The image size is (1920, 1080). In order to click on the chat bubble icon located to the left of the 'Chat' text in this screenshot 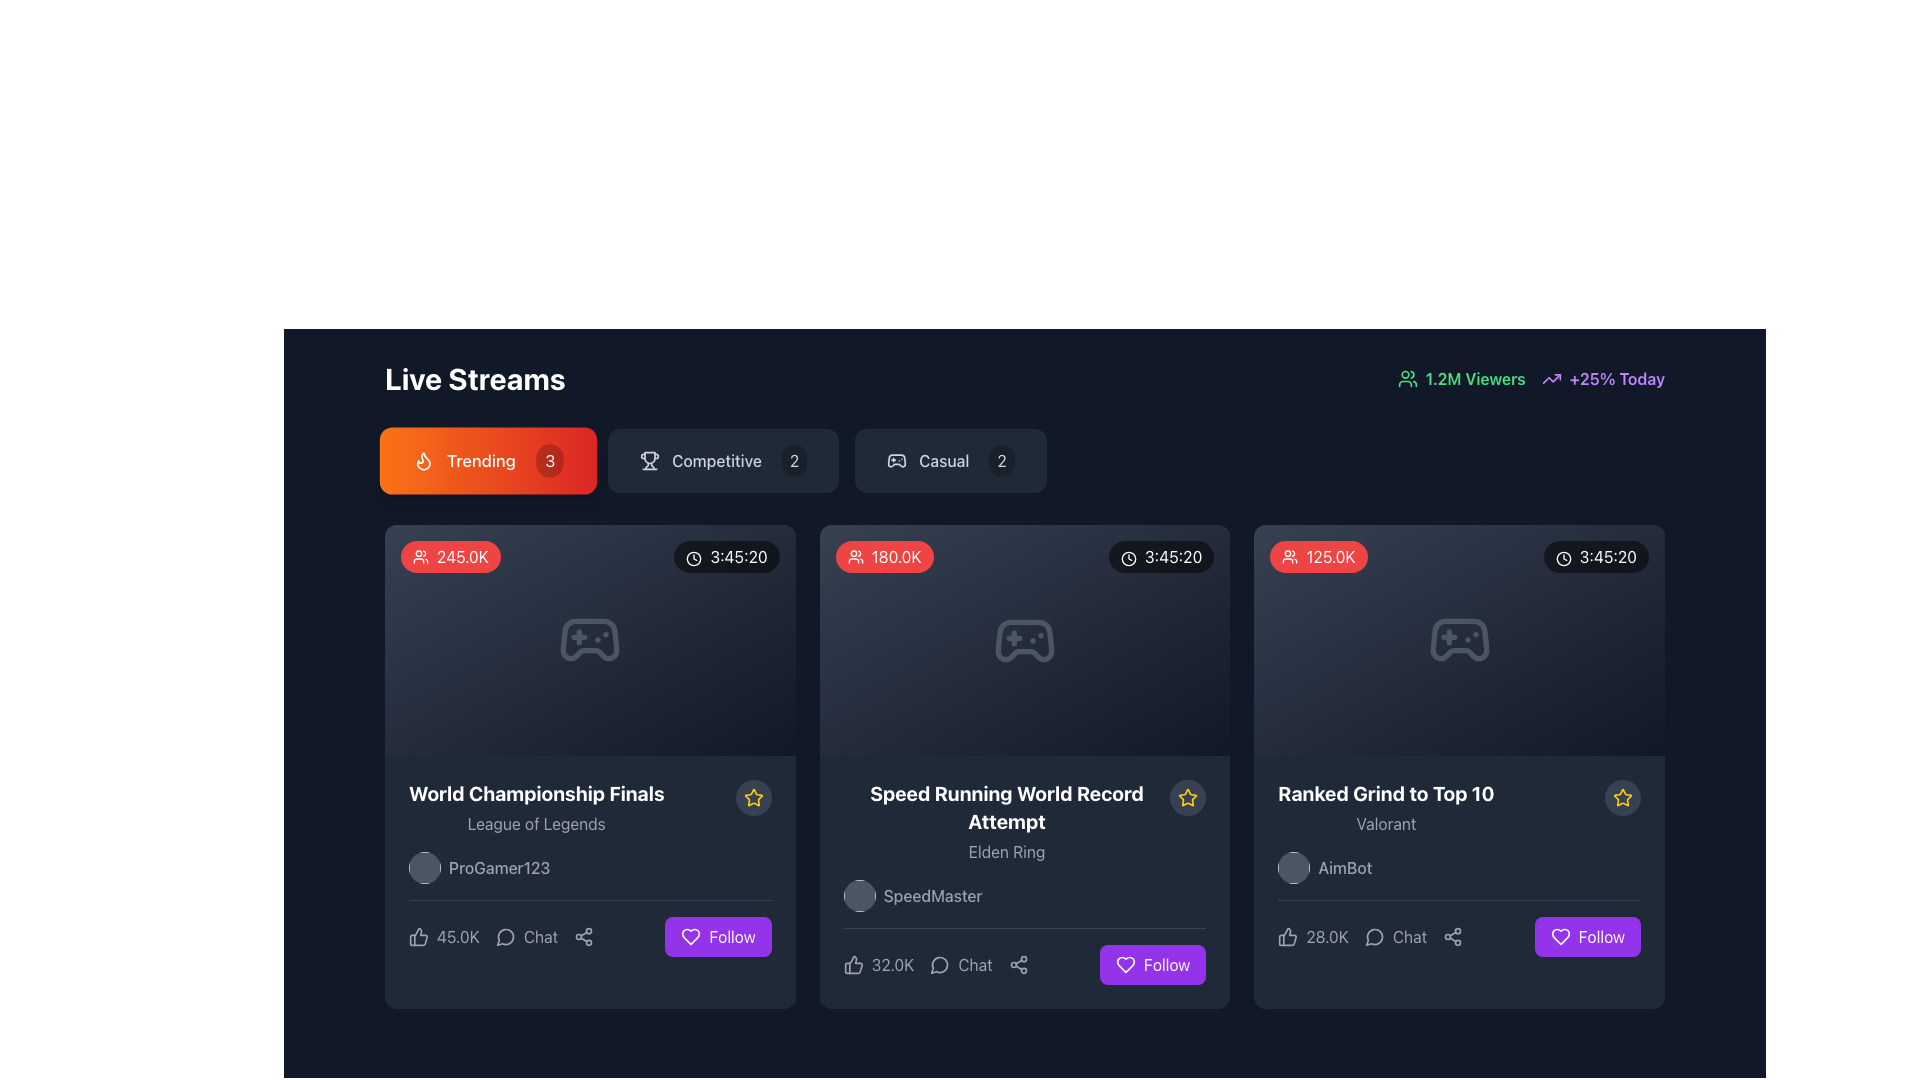, I will do `click(939, 963)`.